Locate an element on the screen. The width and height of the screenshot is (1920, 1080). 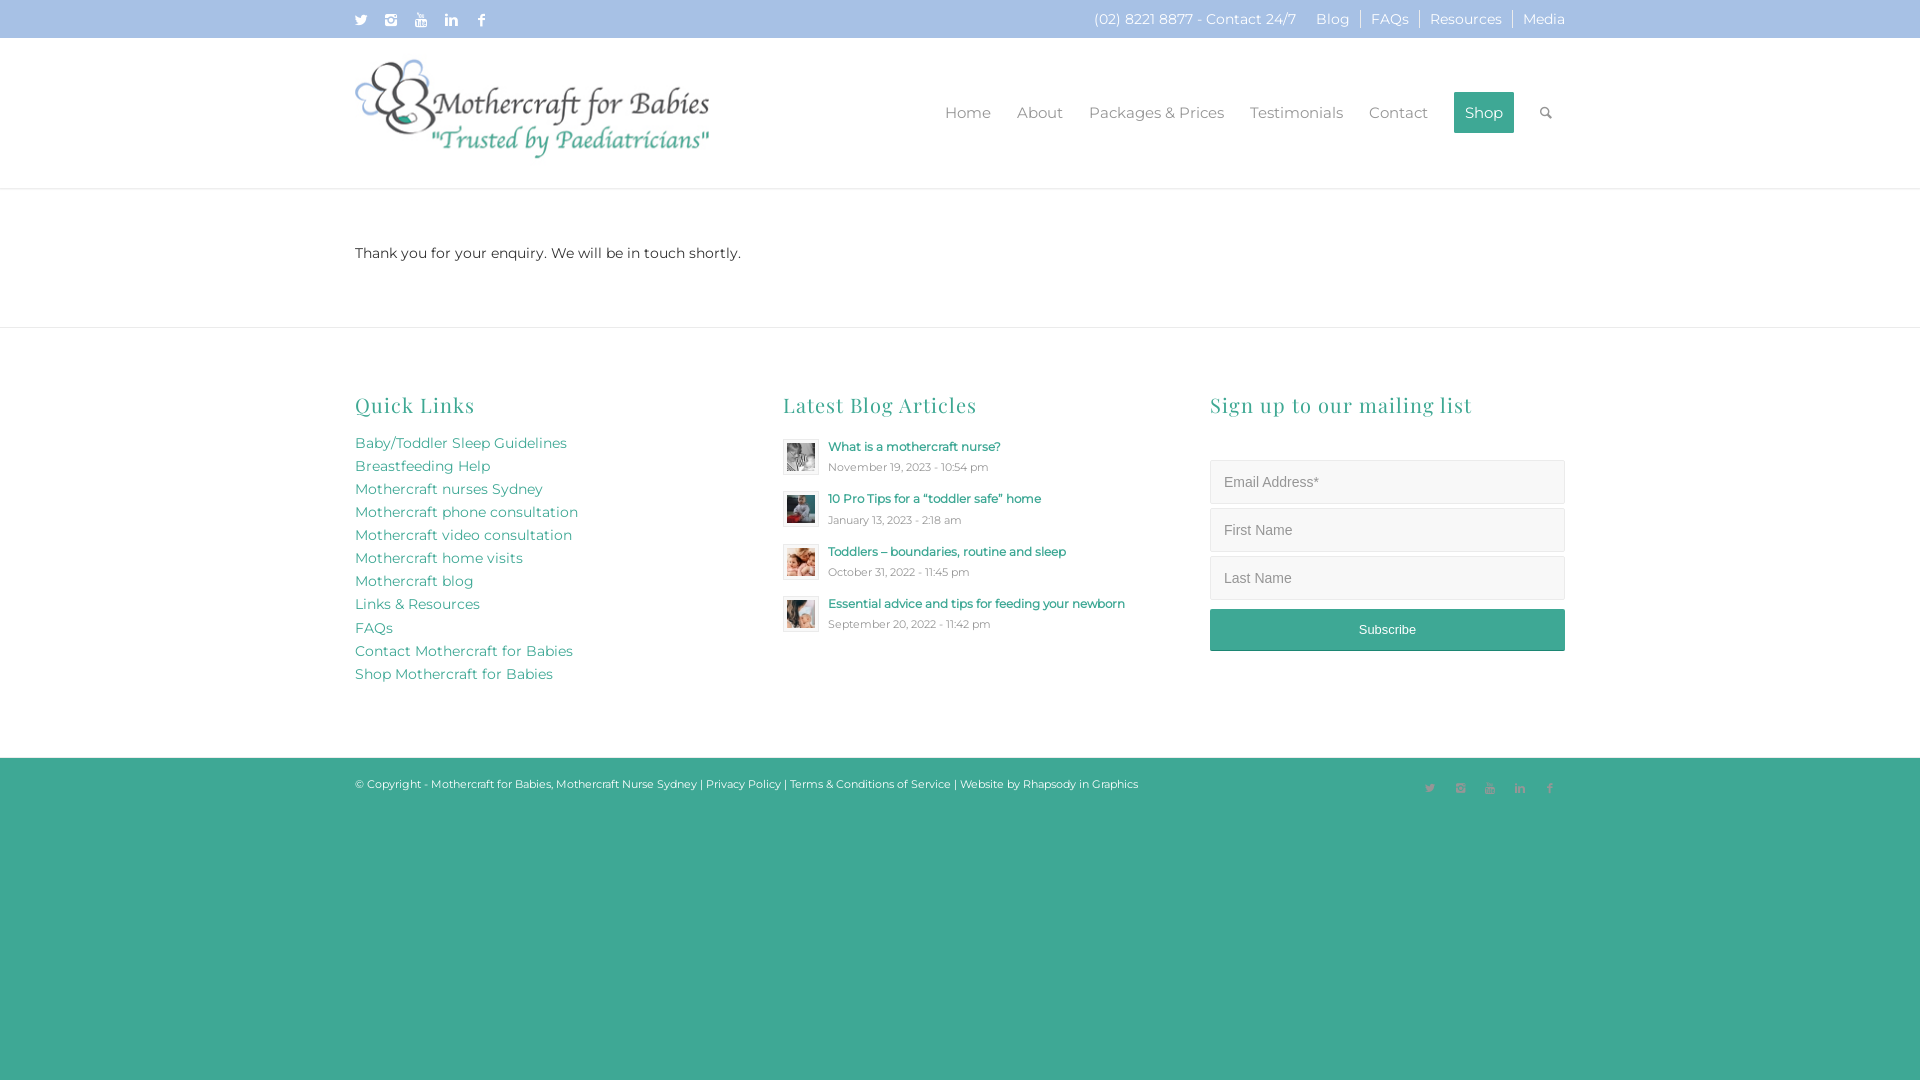
'(02) 8221 8877 - Contact 24/7' is located at coordinates (1195, 19).